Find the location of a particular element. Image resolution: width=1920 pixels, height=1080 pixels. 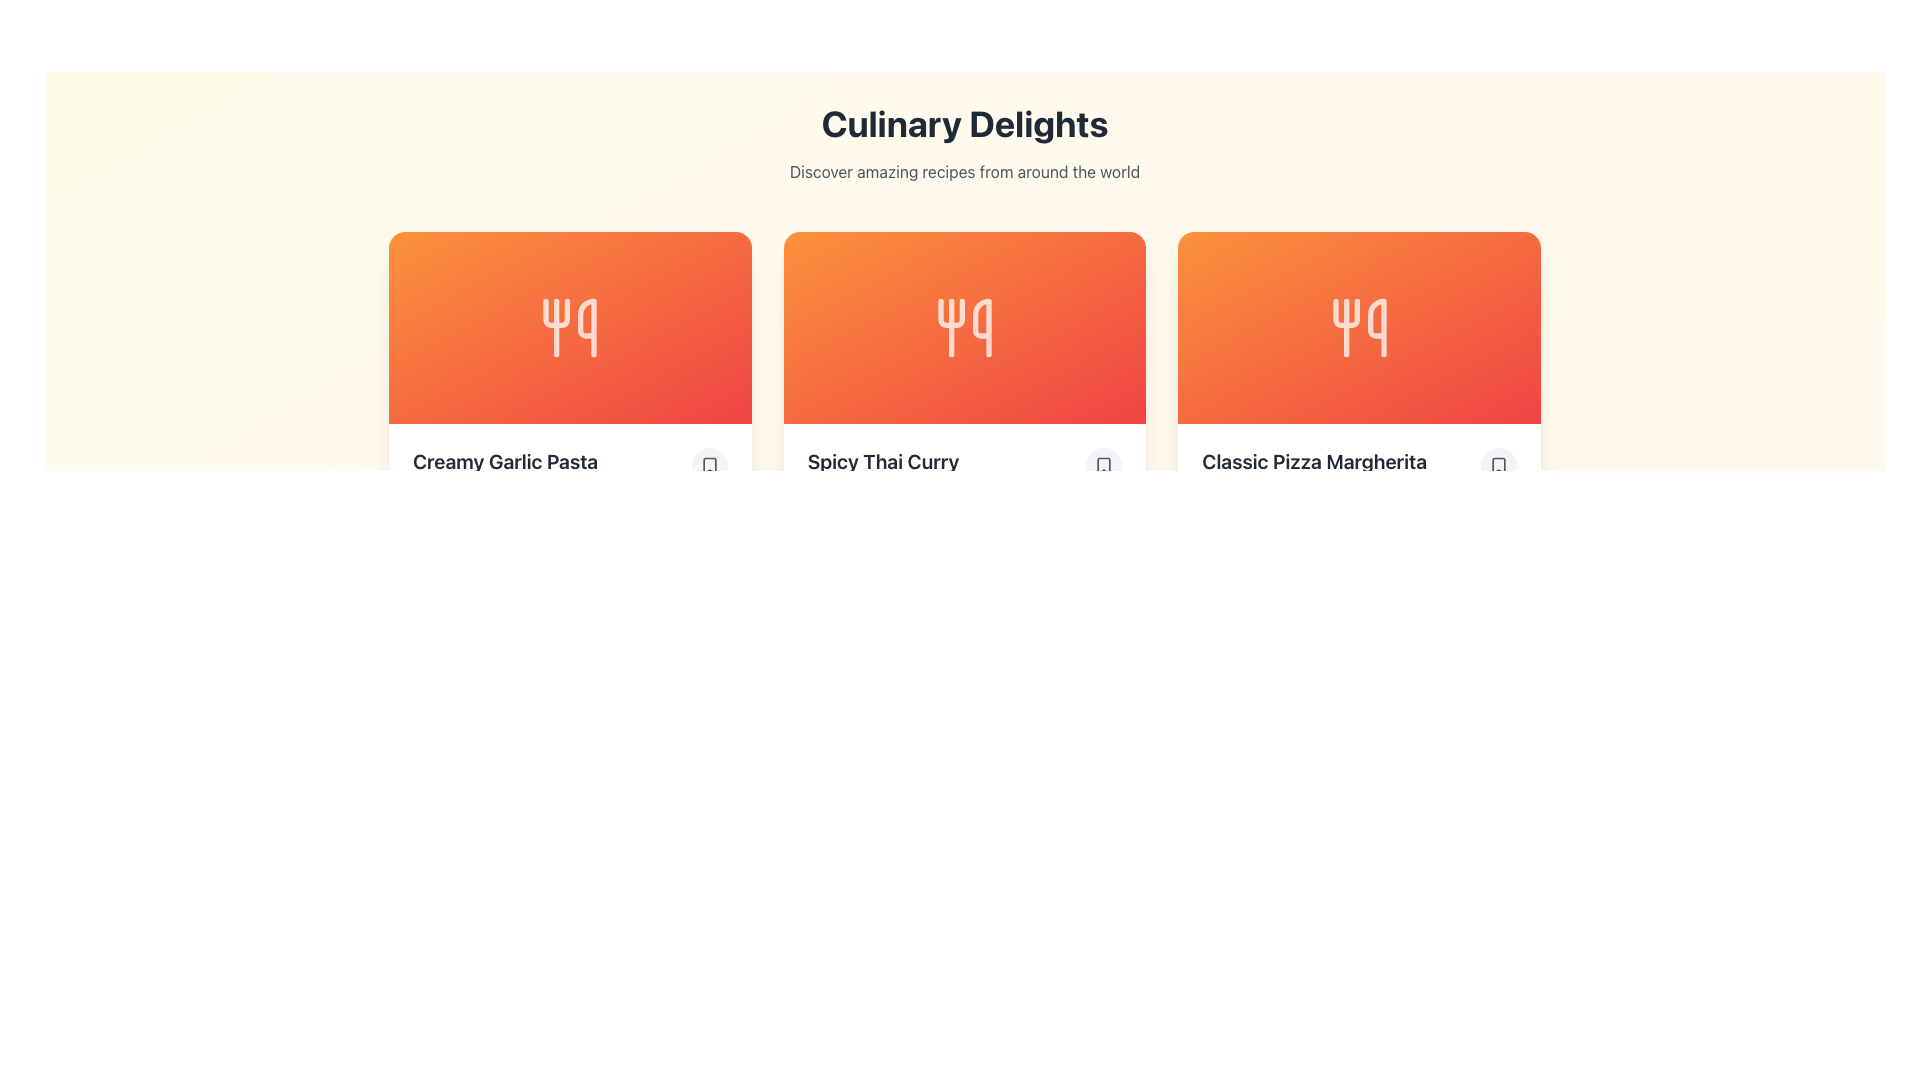

the vertical line with a curved hook at the top, which is part of the icon on the leftmost card (Creamy Garlic Pasta), located to the right of the fork is located at coordinates (586, 326).